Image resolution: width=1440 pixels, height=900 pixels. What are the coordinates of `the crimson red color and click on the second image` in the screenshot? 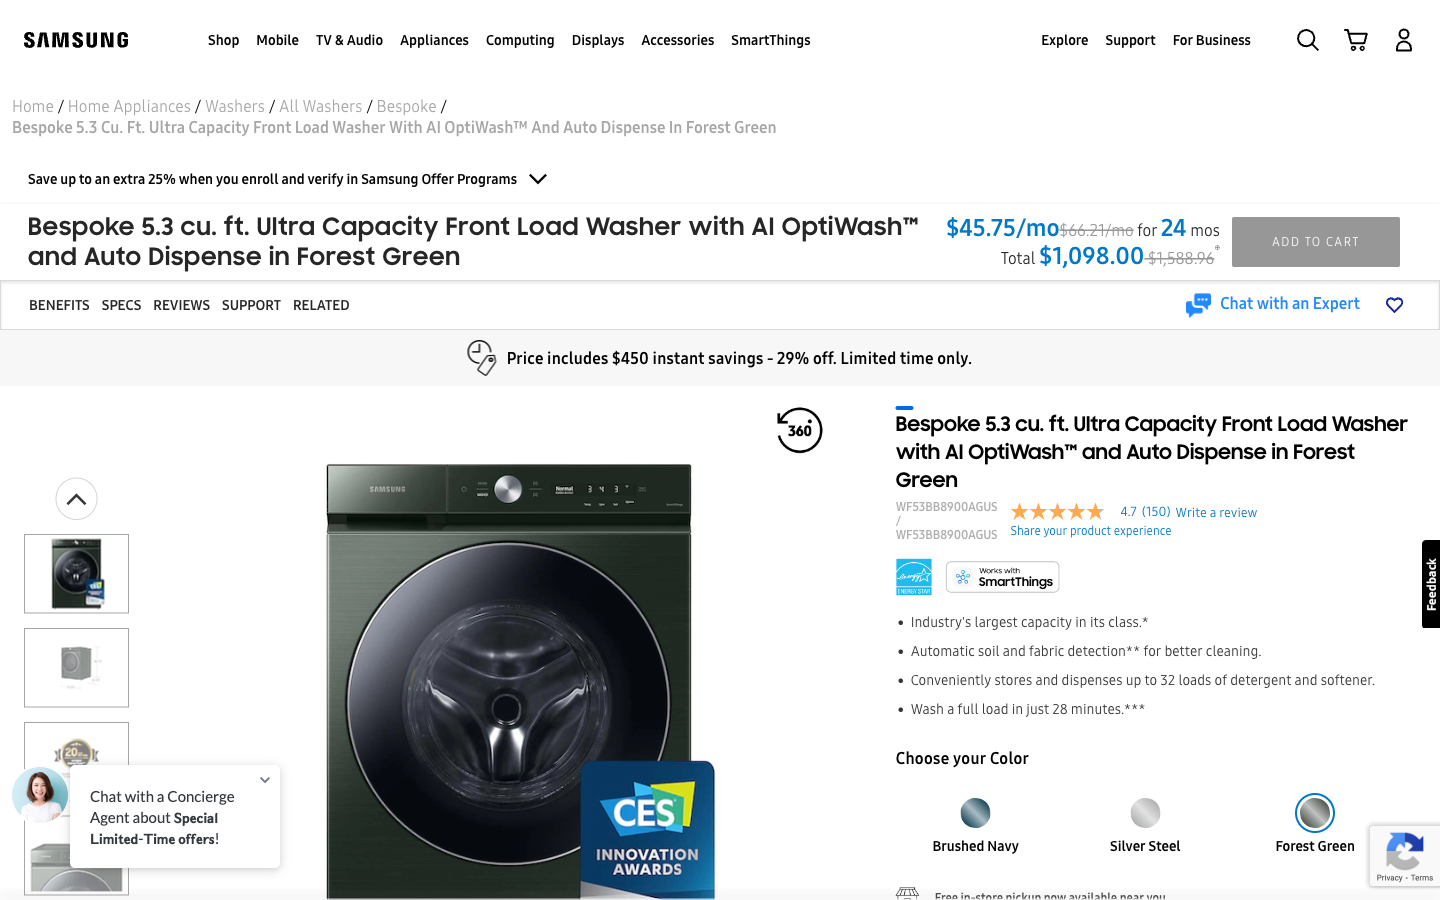 It's located at (1144, 806).